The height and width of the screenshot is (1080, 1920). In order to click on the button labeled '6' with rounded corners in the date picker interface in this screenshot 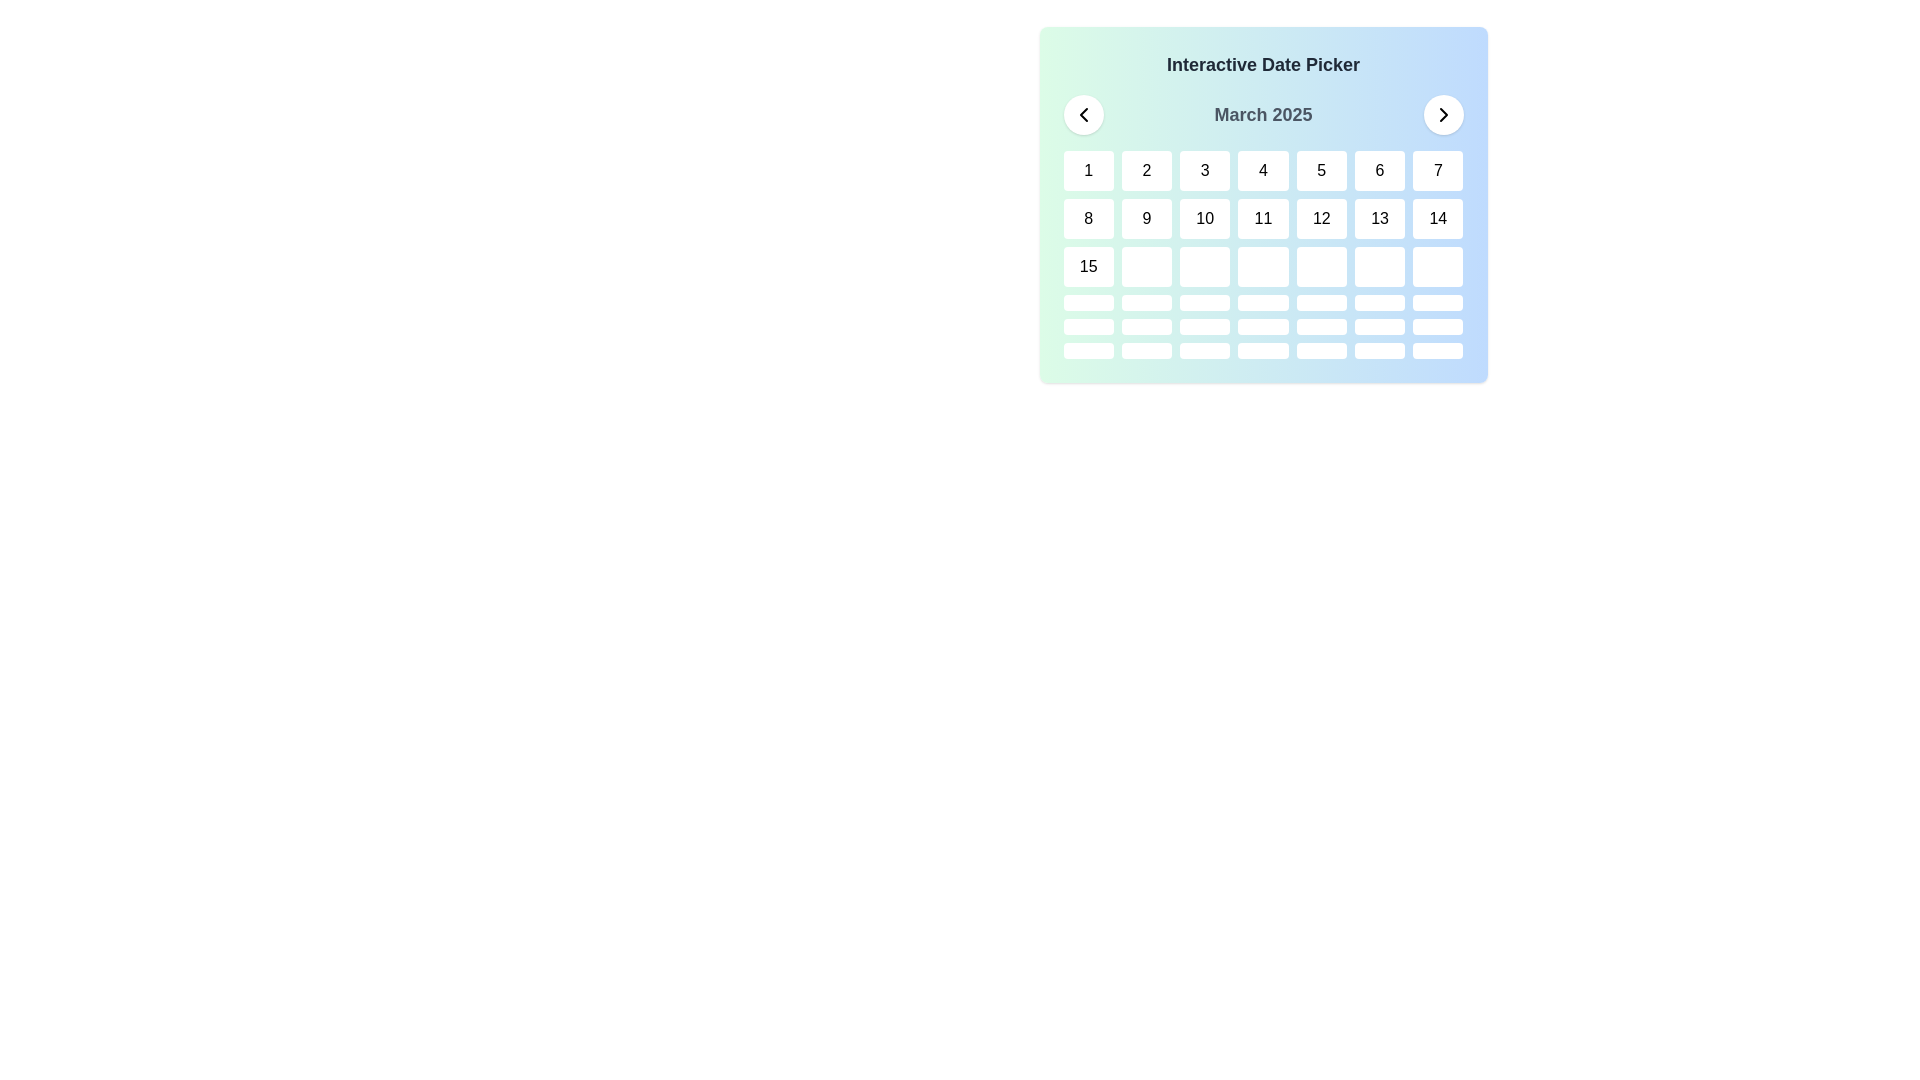, I will do `click(1379, 169)`.